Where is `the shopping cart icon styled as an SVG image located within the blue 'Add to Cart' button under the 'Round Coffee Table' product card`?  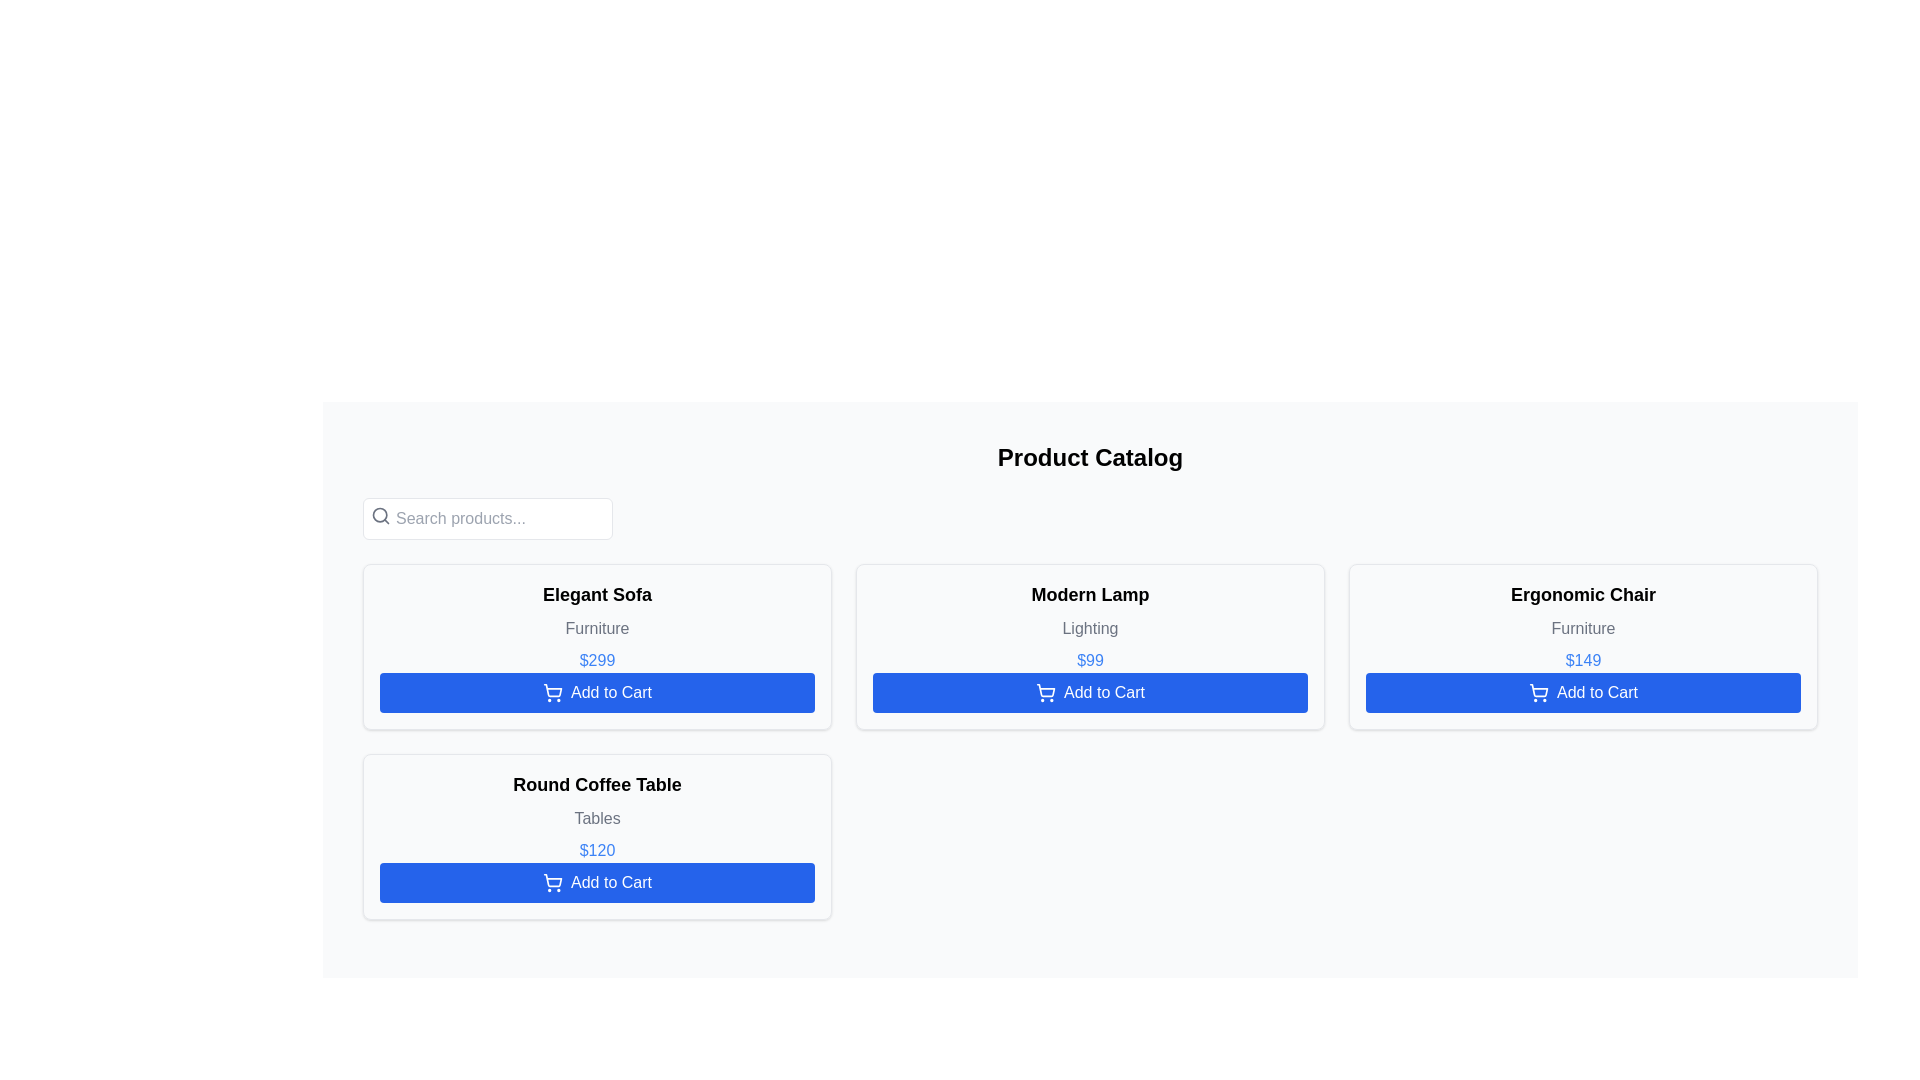
the shopping cart icon styled as an SVG image located within the blue 'Add to Cart' button under the 'Round Coffee Table' product card is located at coordinates (552, 882).